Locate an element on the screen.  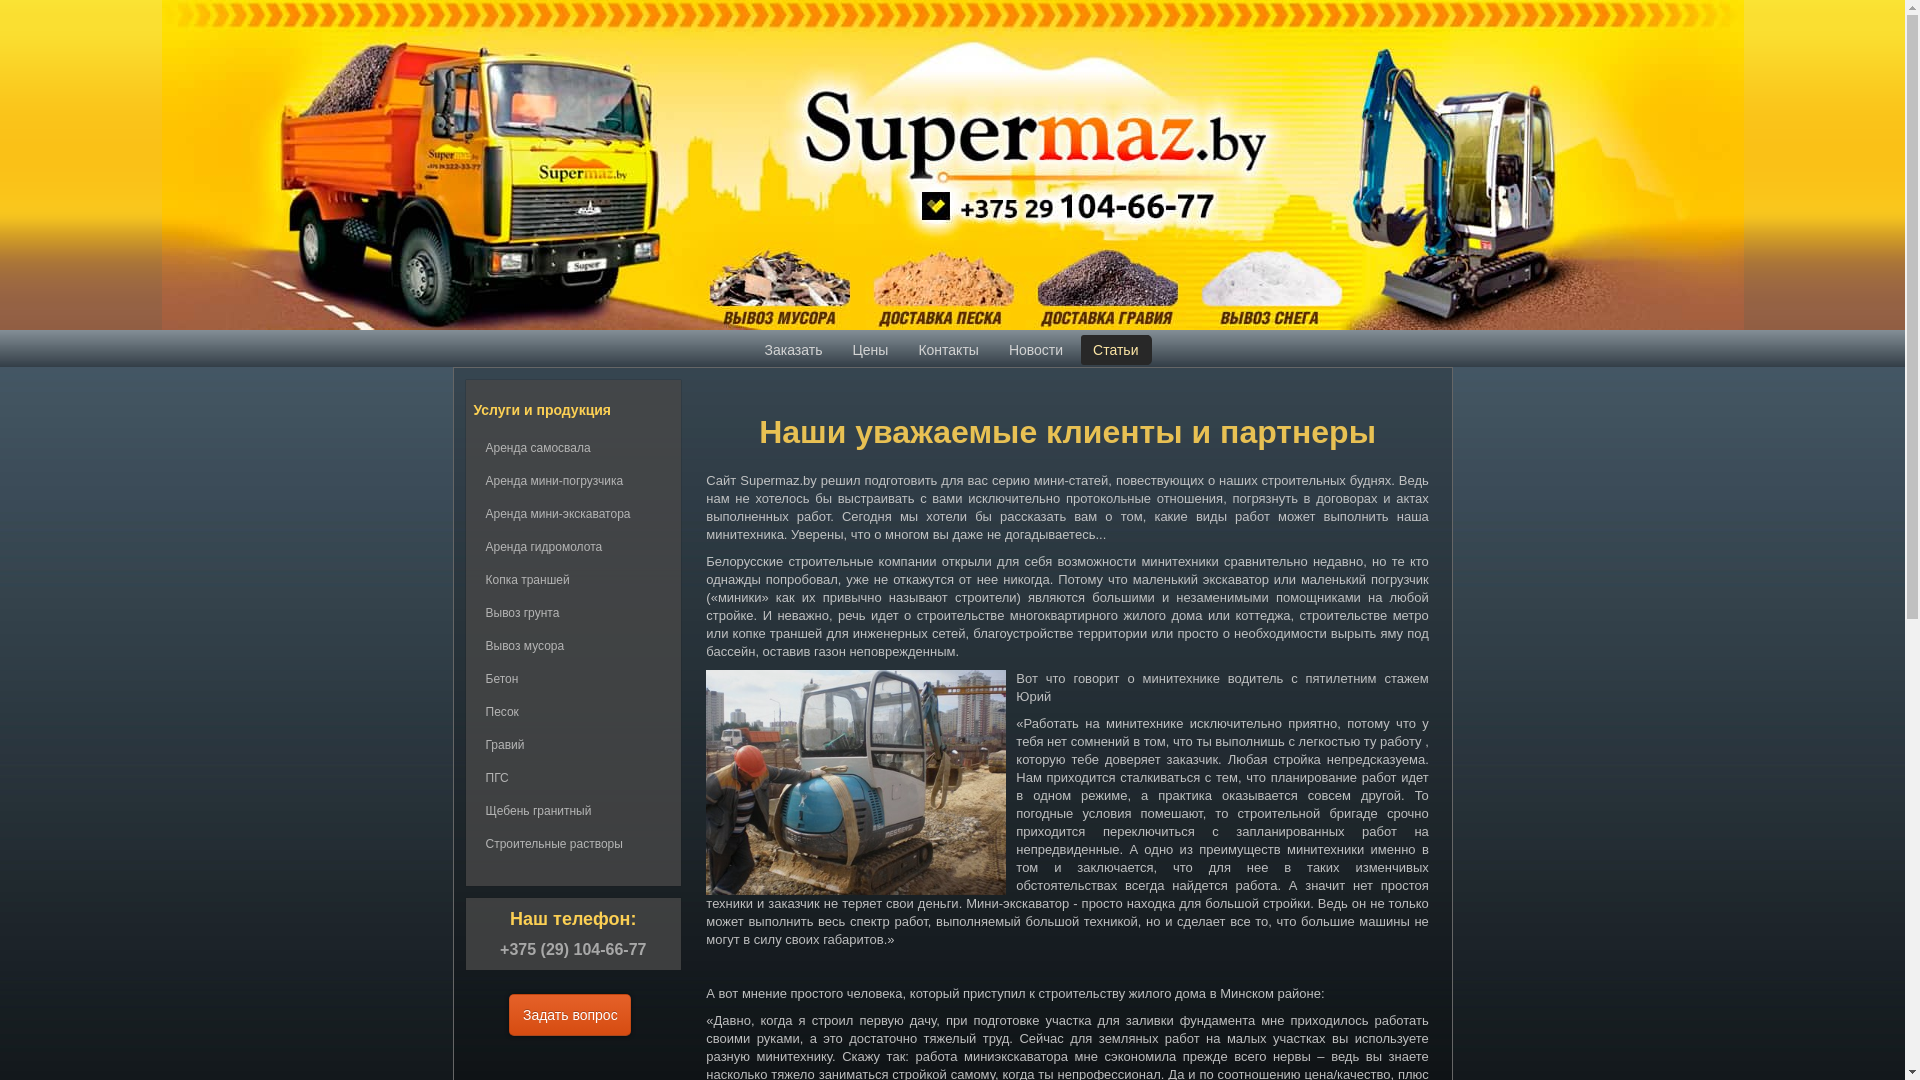
'+375 (29) 104-66-77' is located at coordinates (571, 948).